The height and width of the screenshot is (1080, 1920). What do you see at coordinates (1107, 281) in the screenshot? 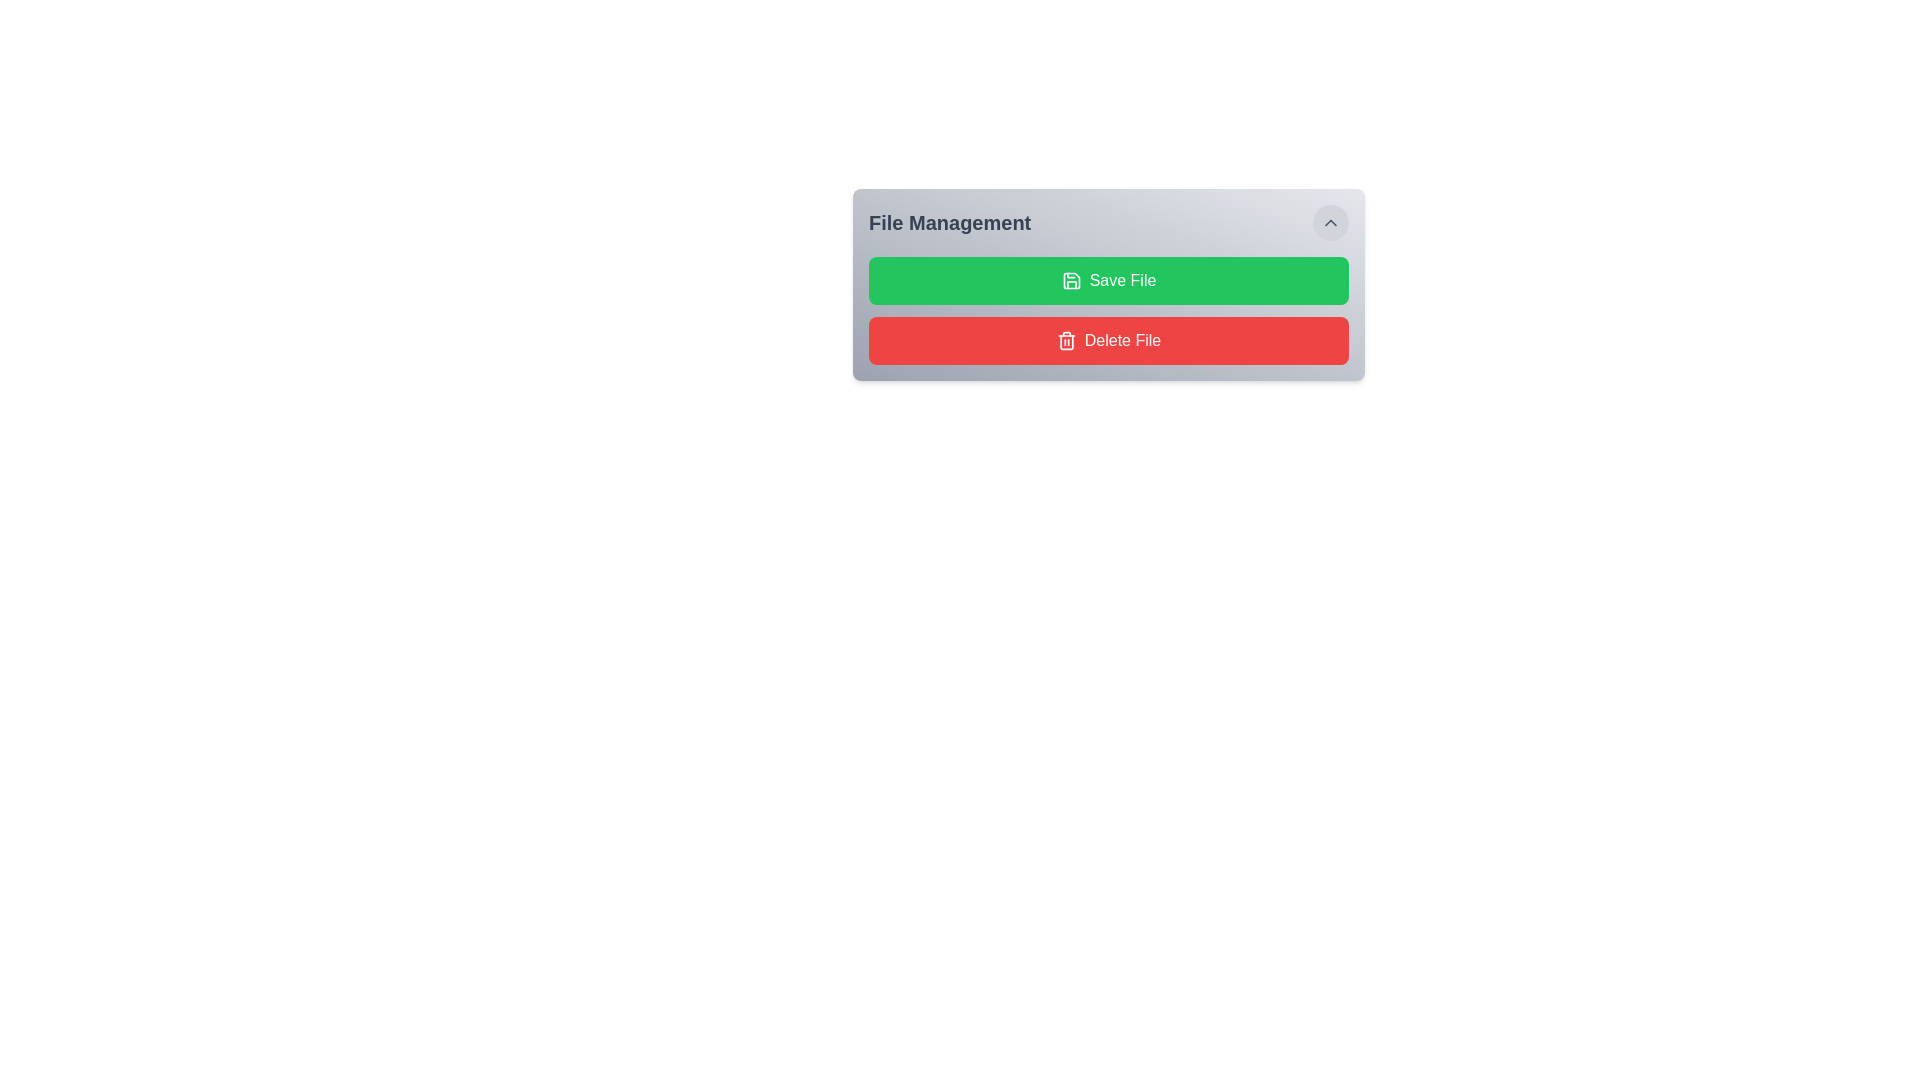
I see `the first button in the list within the 'File Management' card to initiate the save file action` at bounding box center [1107, 281].